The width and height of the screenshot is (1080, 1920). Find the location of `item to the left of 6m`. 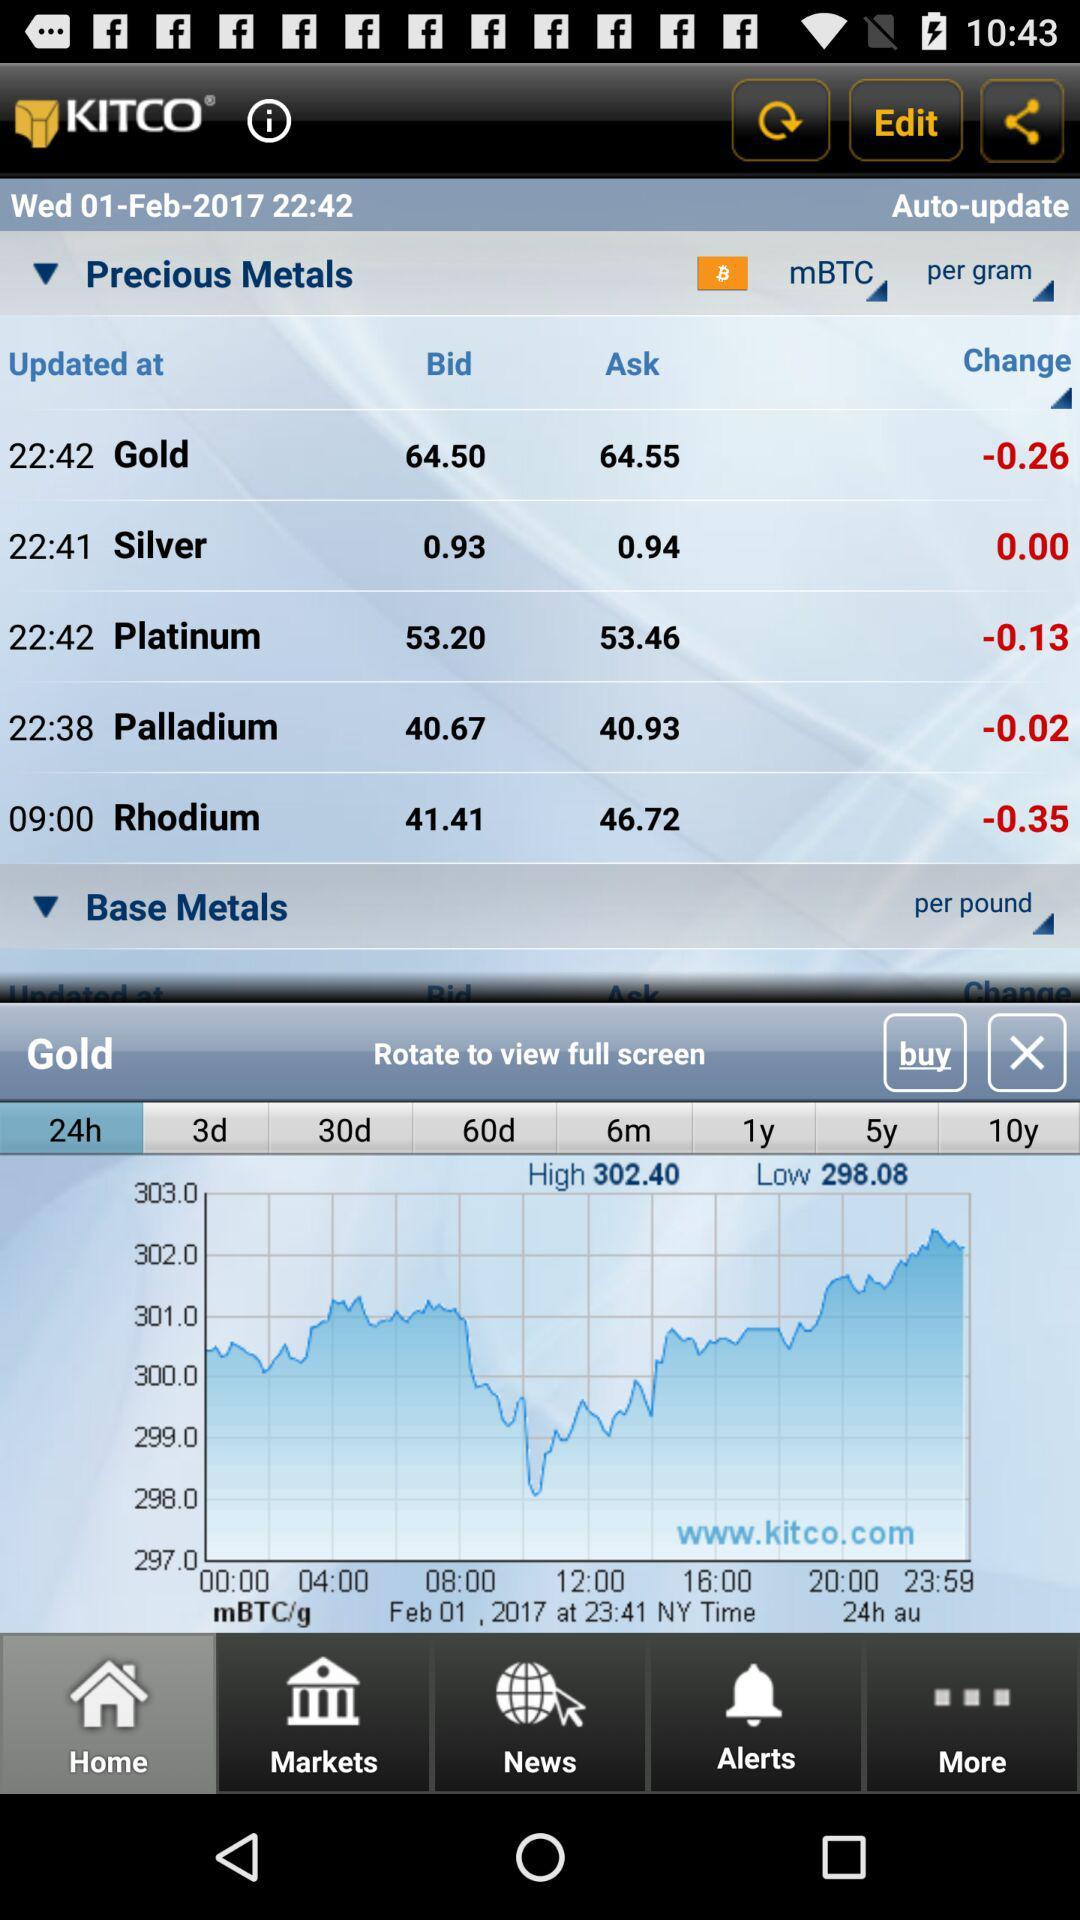

item to the left of 6m is located at coordinates (485, 1129).